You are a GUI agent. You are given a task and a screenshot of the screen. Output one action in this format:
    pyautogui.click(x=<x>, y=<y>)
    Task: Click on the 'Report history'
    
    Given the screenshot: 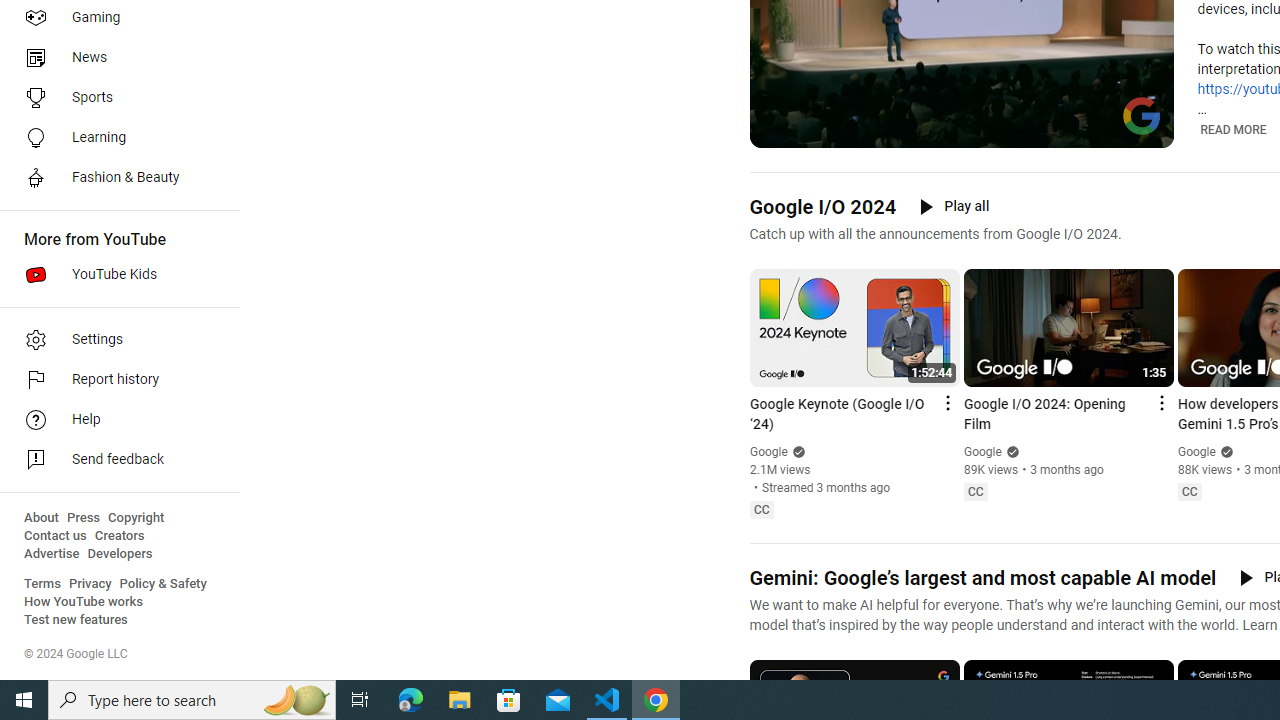 What is the action you would take?
    pyautogui.click(x=112, y=380)
    